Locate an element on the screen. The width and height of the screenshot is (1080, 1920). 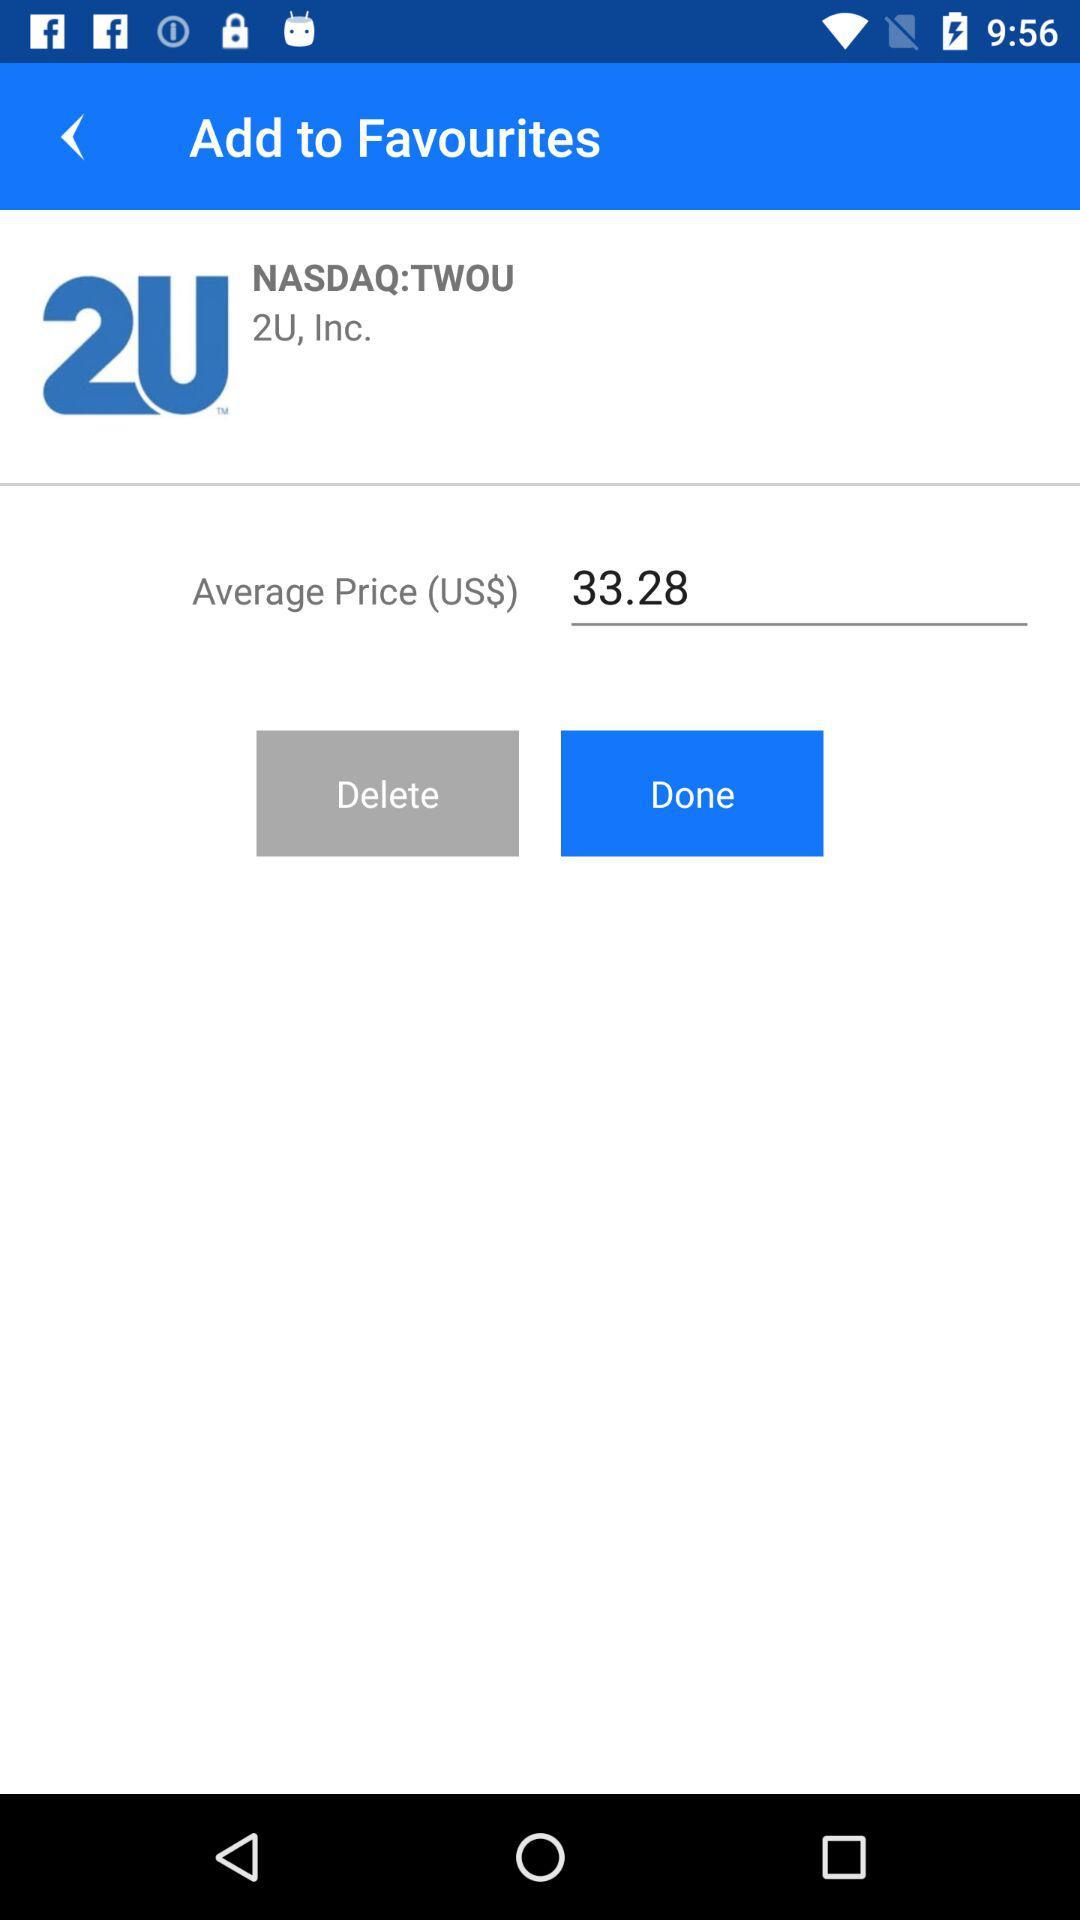
the icon to the right of the delete is located at coordinates (691, 792).